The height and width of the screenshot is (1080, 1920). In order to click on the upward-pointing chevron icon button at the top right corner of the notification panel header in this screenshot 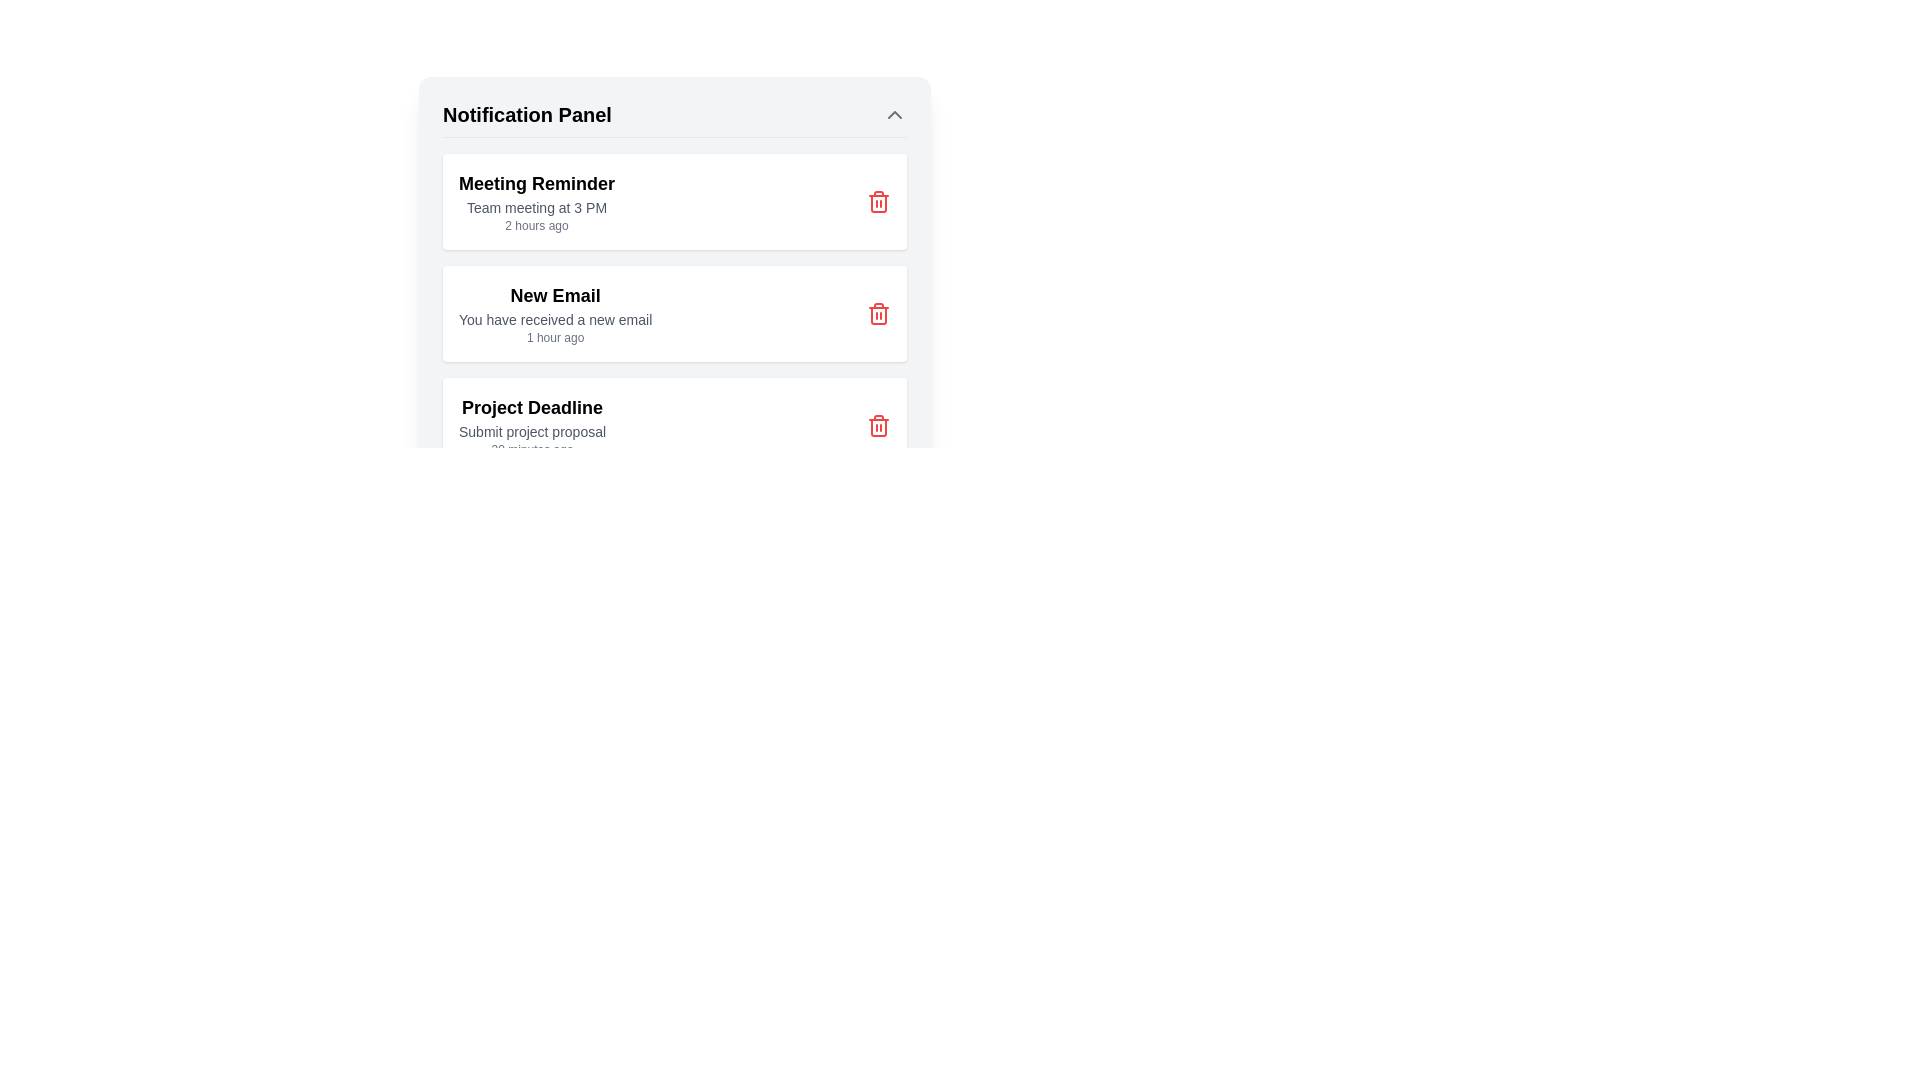, I will do `click(893, 115)`.